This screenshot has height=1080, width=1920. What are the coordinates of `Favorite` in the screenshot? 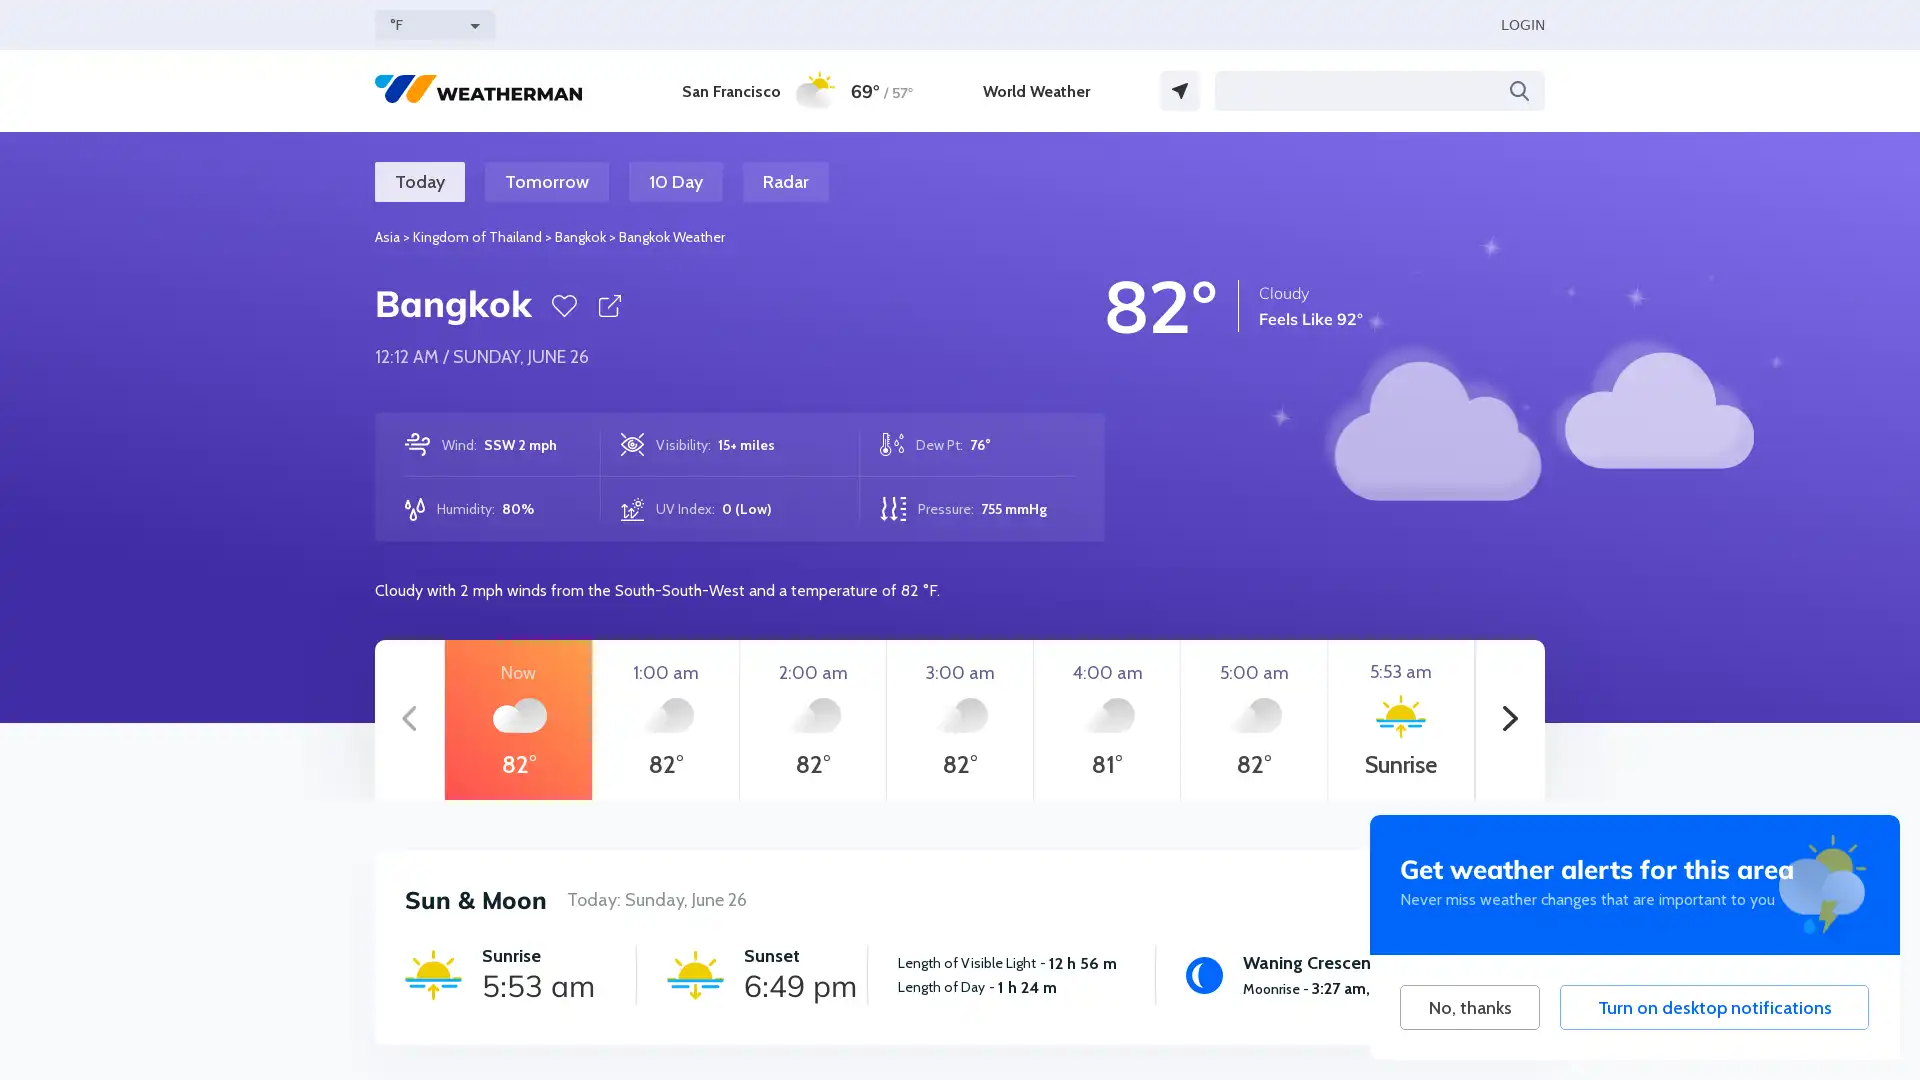 It's located at (563, 305).